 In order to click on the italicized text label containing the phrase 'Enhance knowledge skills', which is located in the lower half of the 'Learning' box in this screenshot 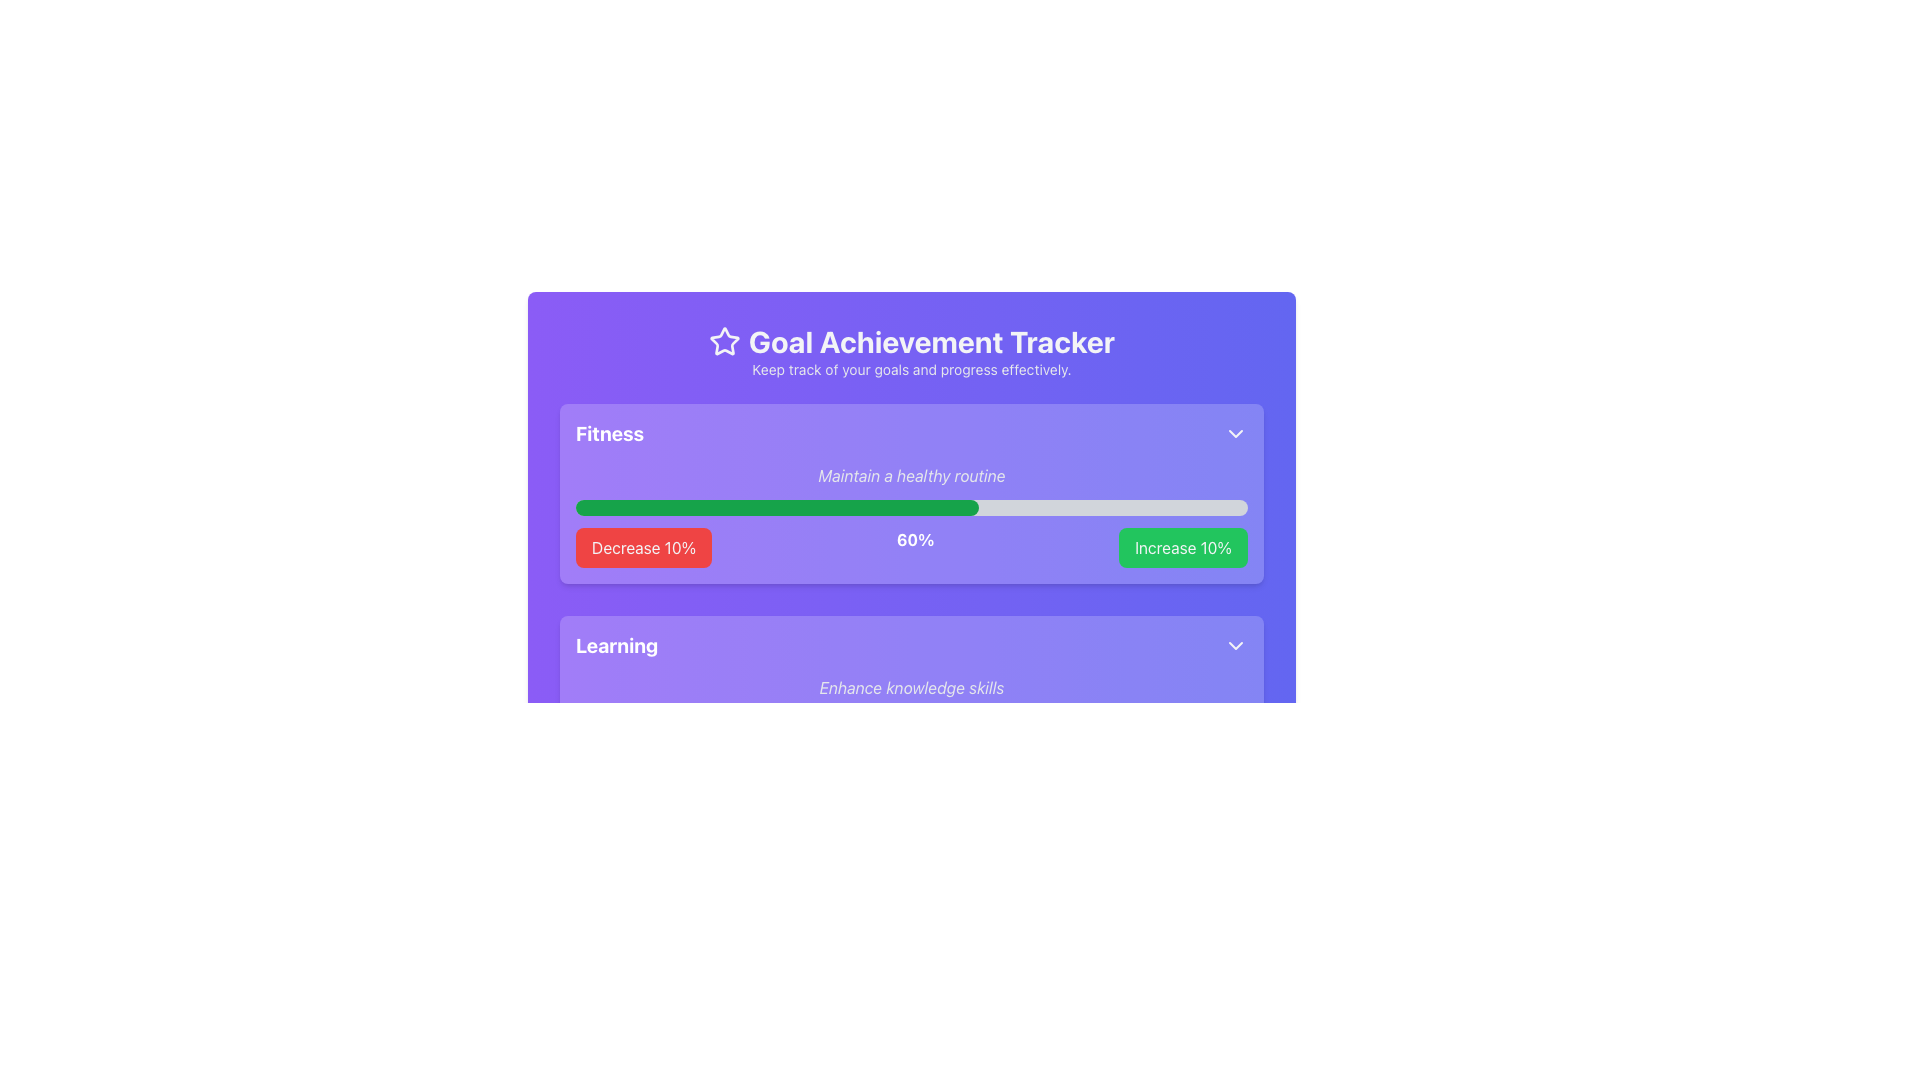, I will do `click(911, 686)`.